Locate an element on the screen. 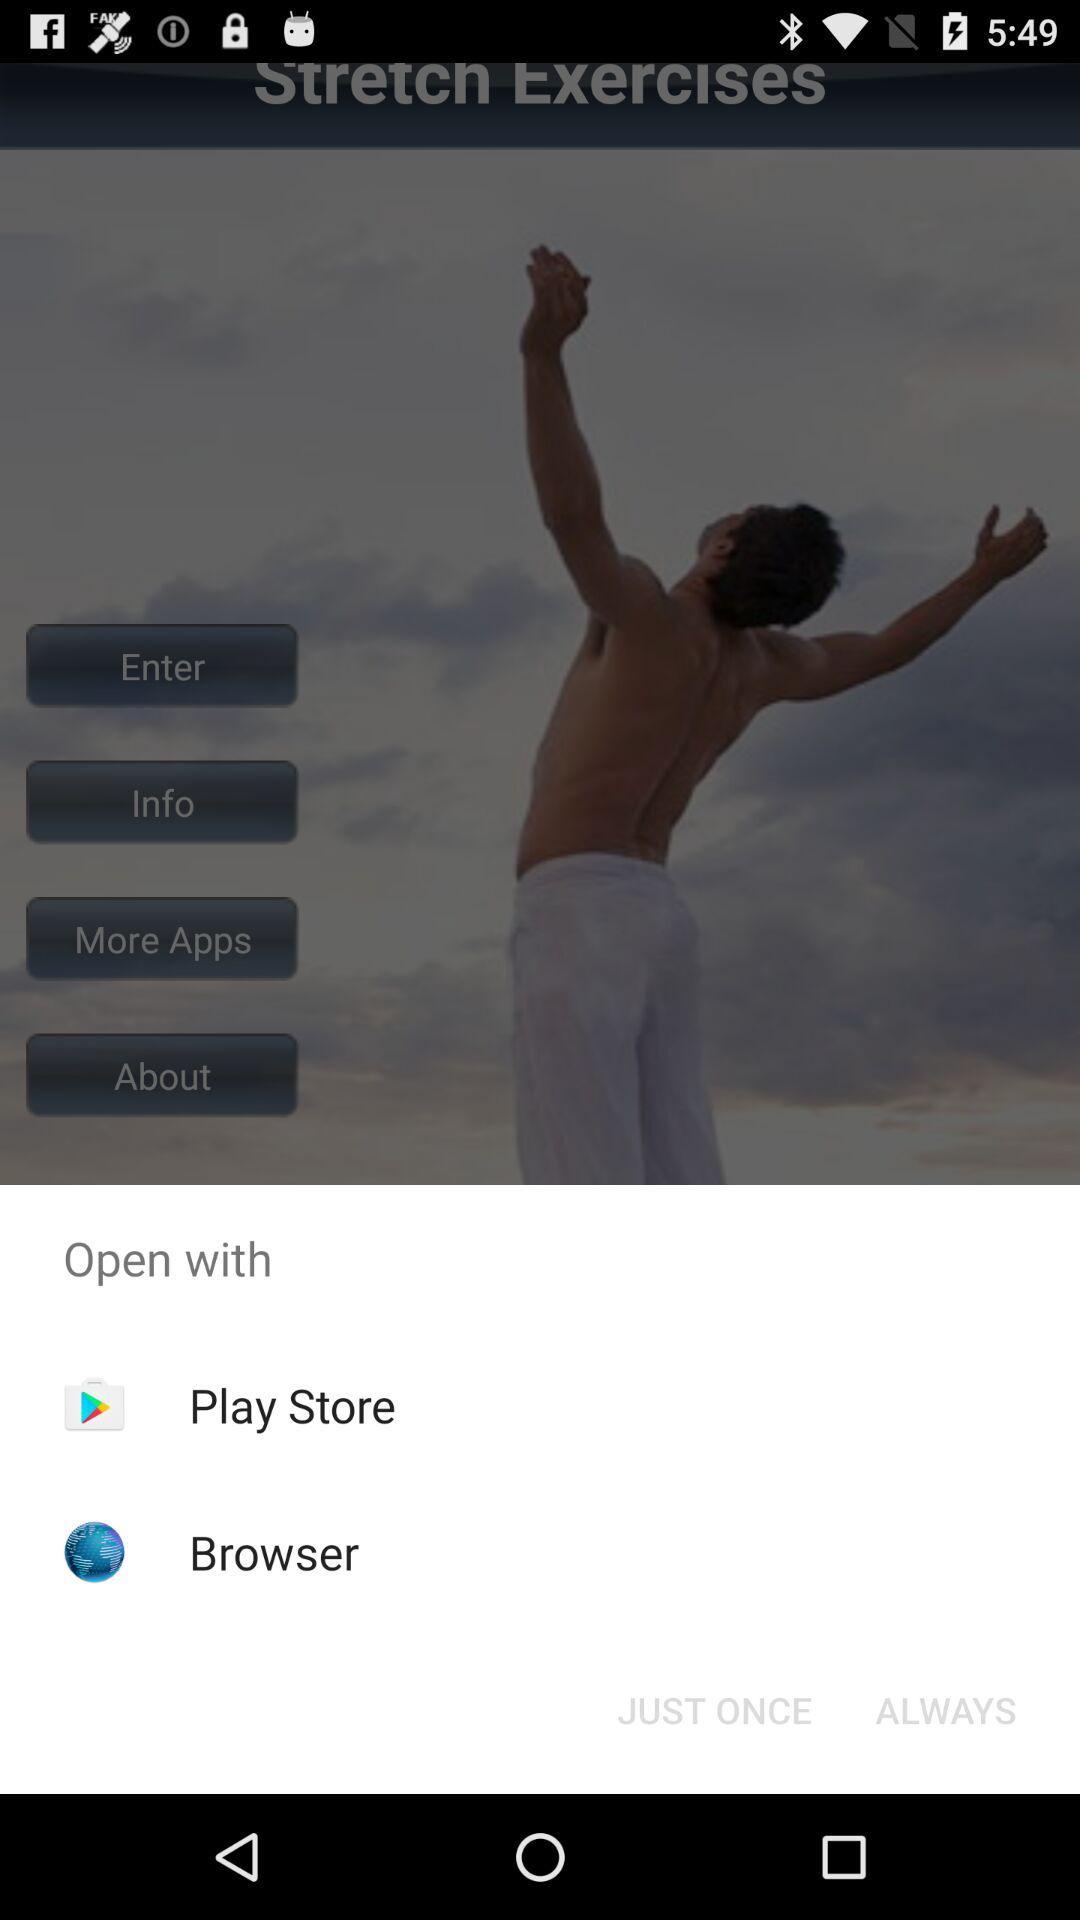  item above browser is located at coordinates (292, 1404).